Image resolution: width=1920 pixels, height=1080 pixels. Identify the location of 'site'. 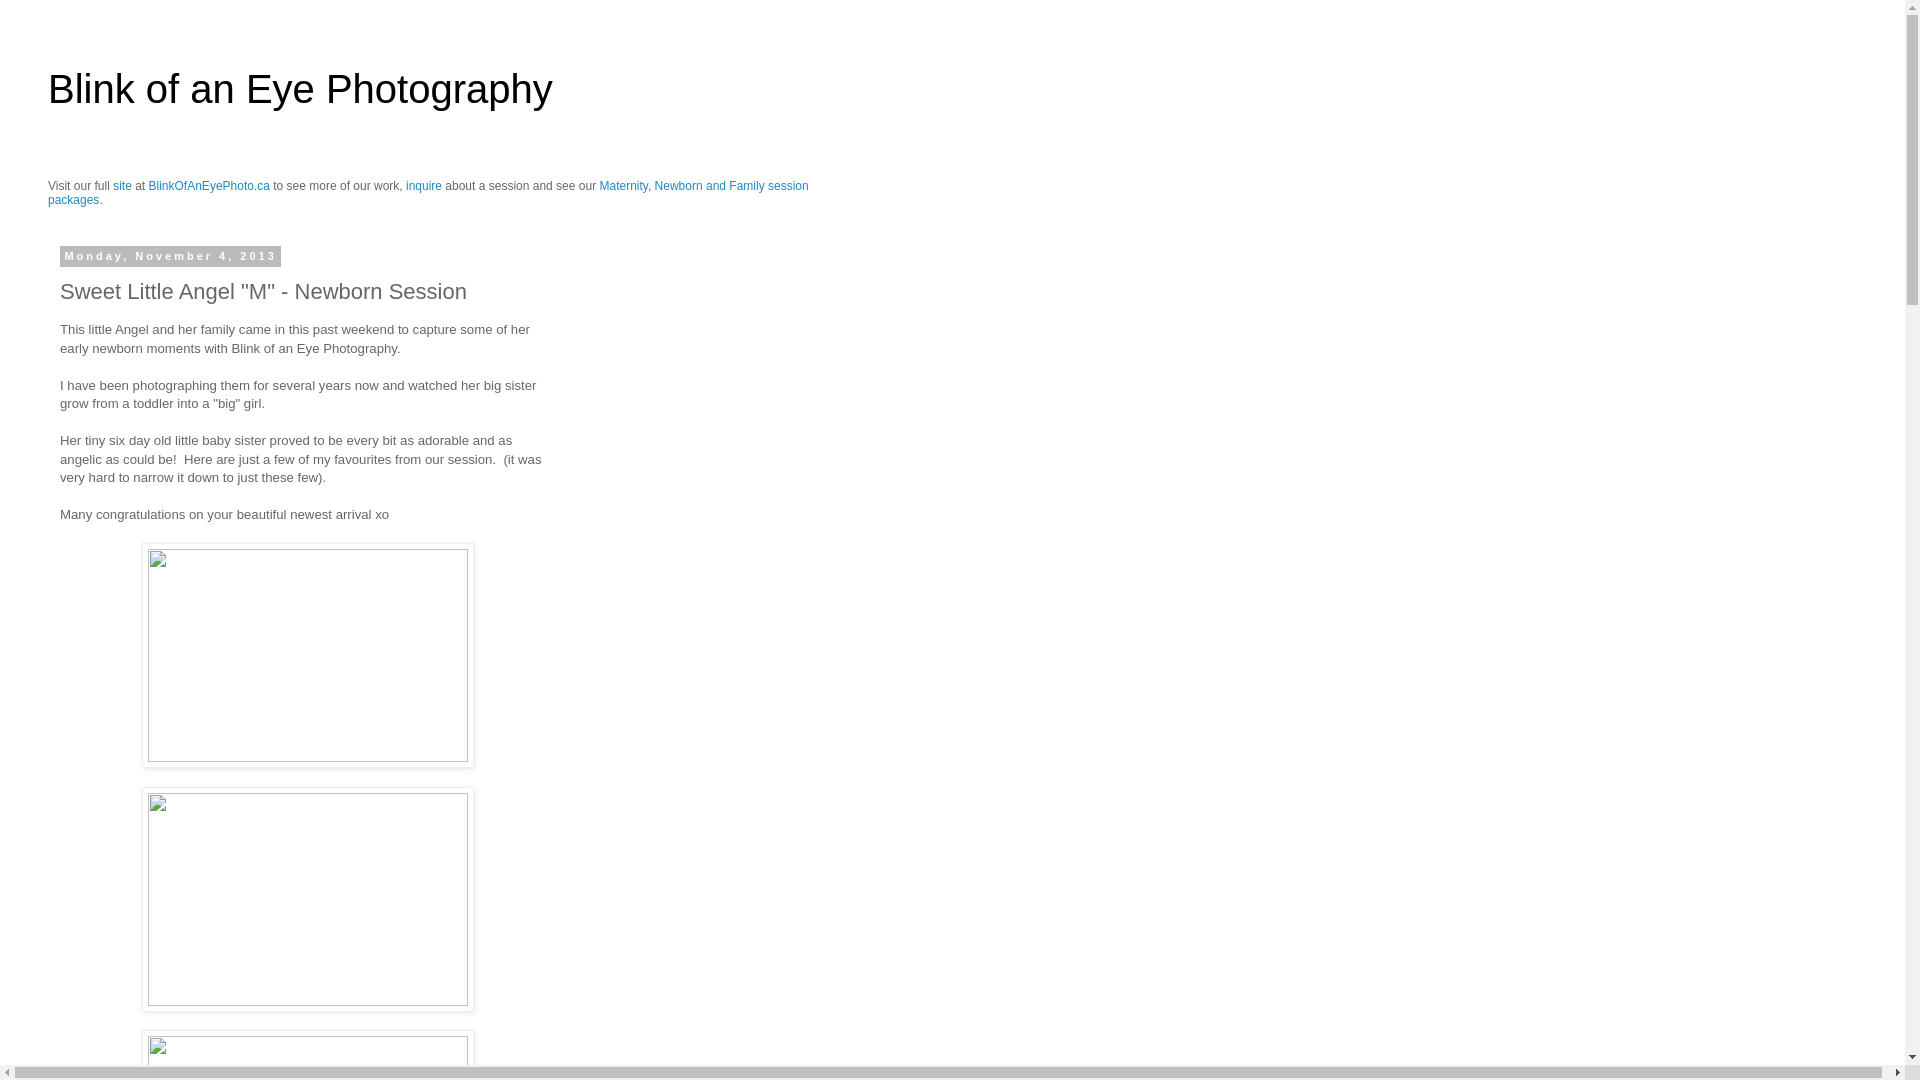
(121, 185).